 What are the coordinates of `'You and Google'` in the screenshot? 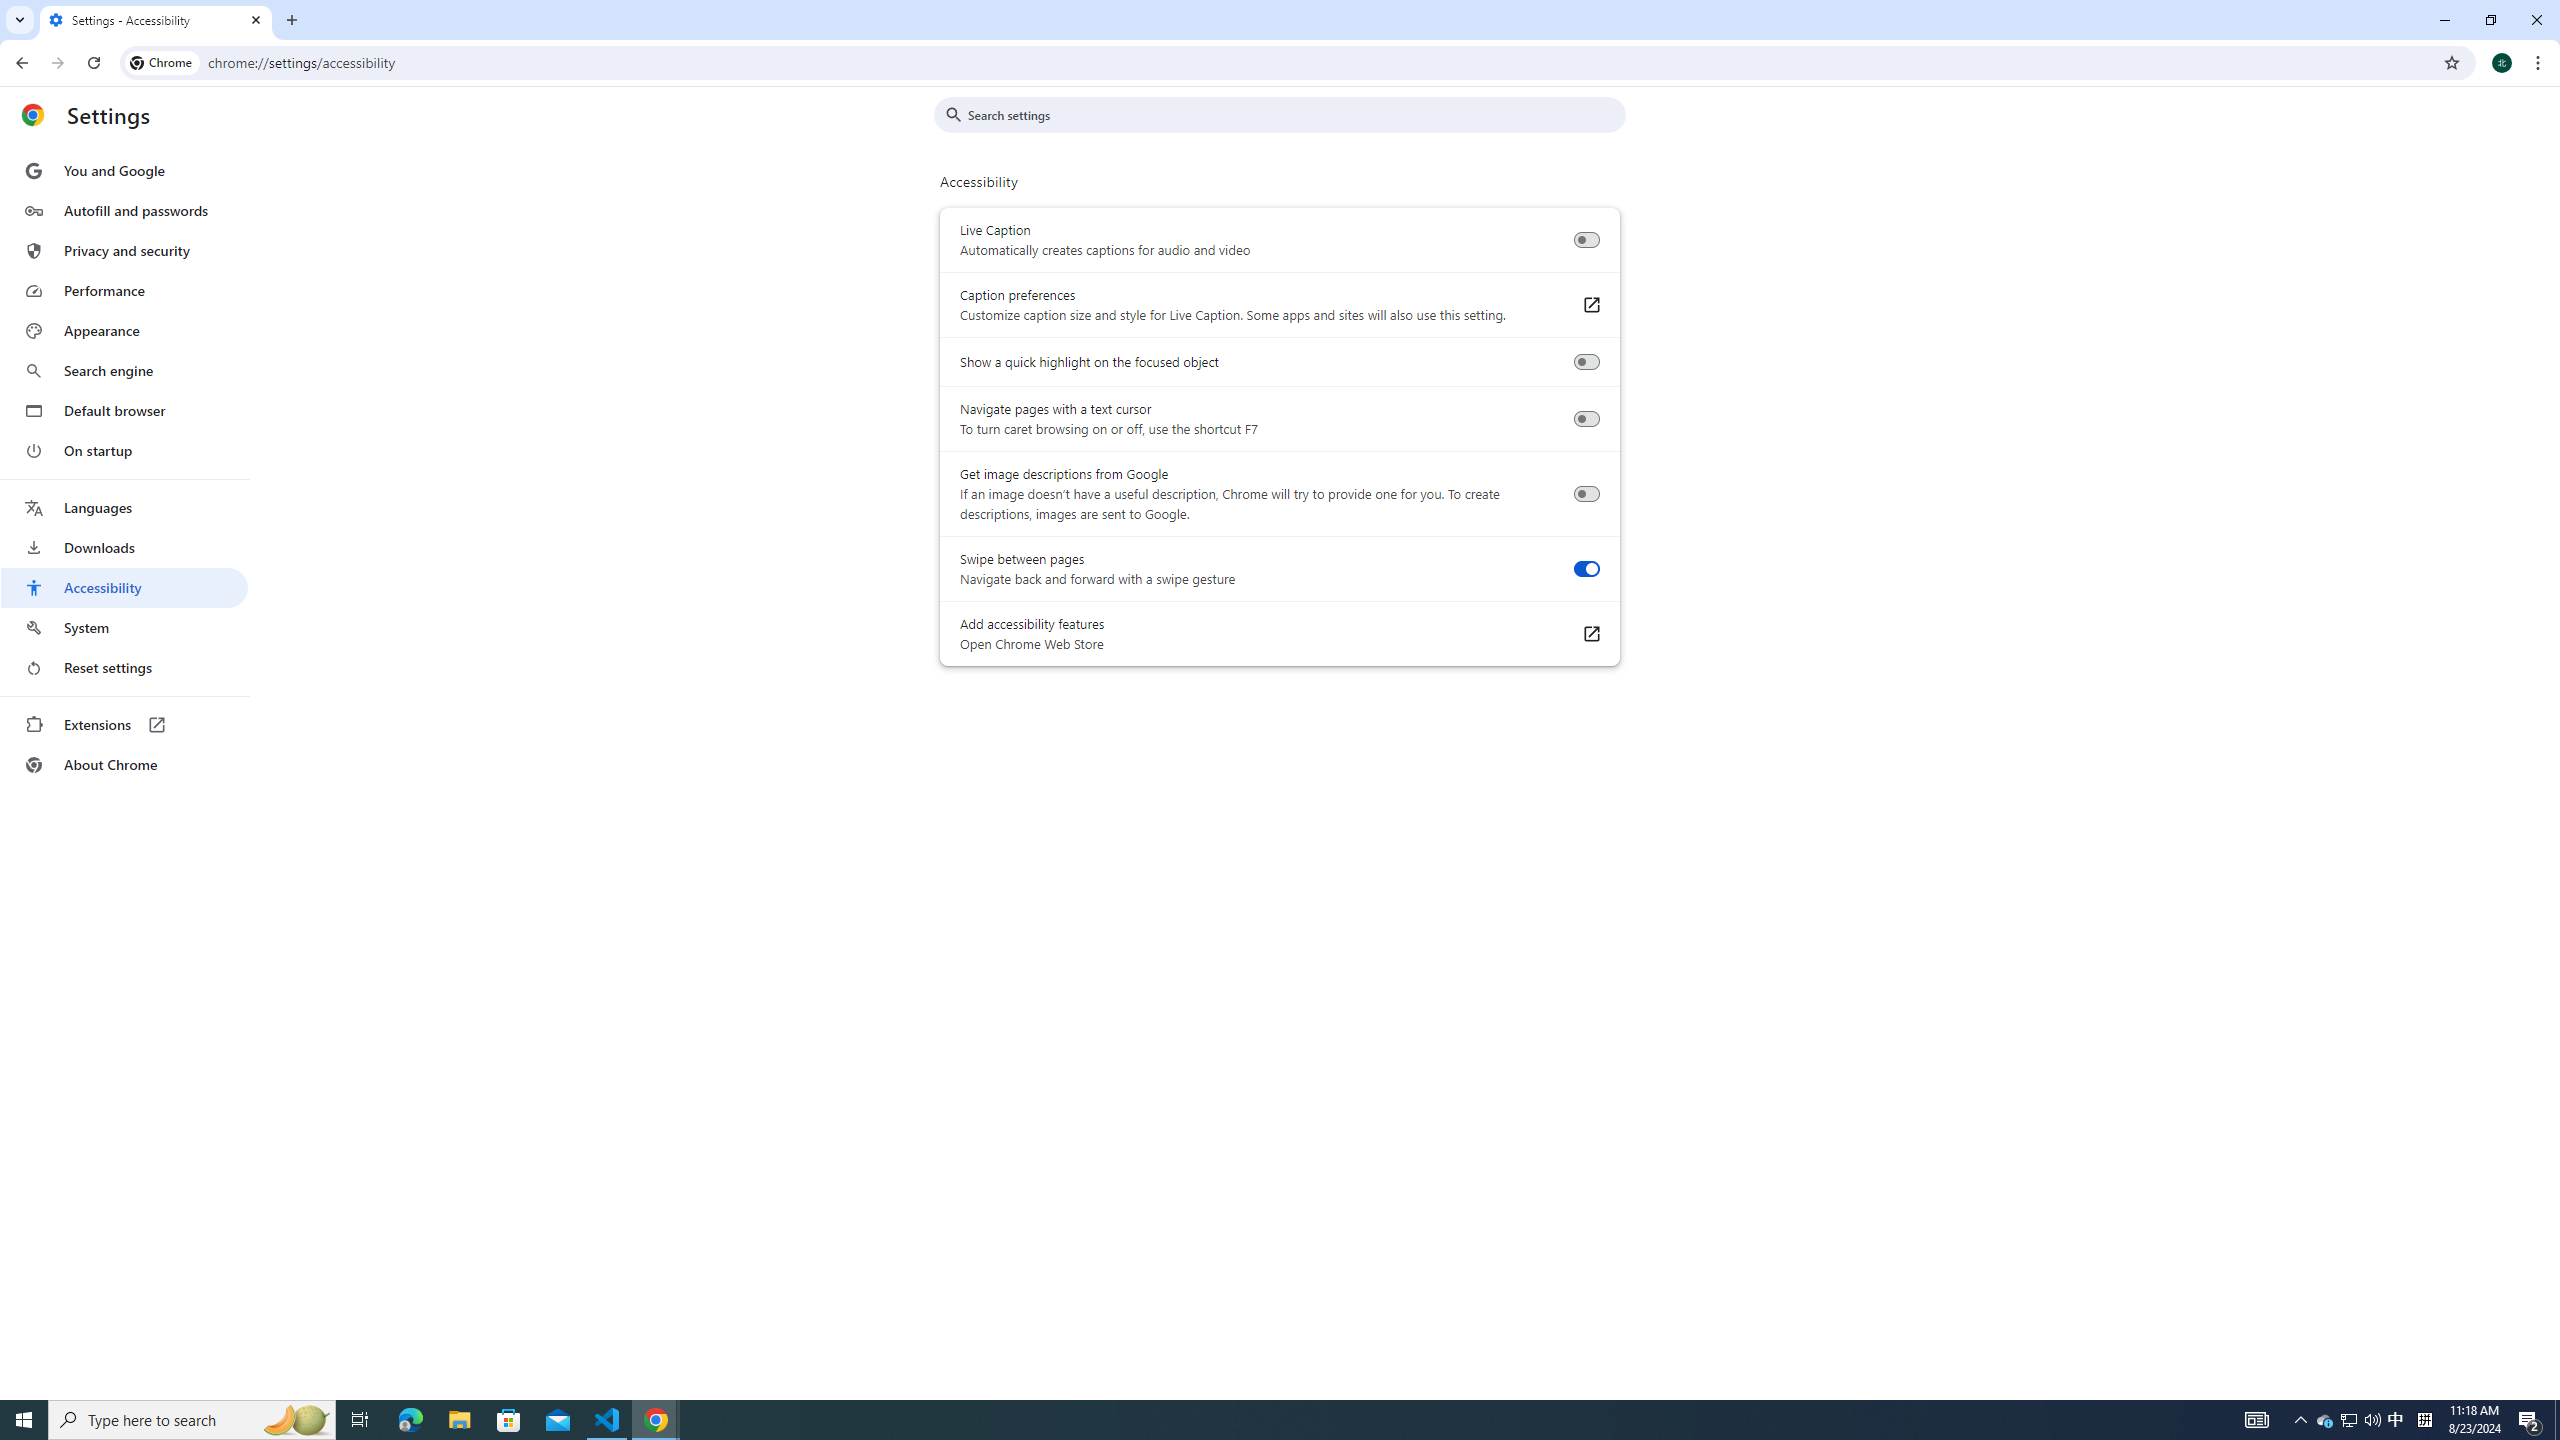 It's located at (123, 171).